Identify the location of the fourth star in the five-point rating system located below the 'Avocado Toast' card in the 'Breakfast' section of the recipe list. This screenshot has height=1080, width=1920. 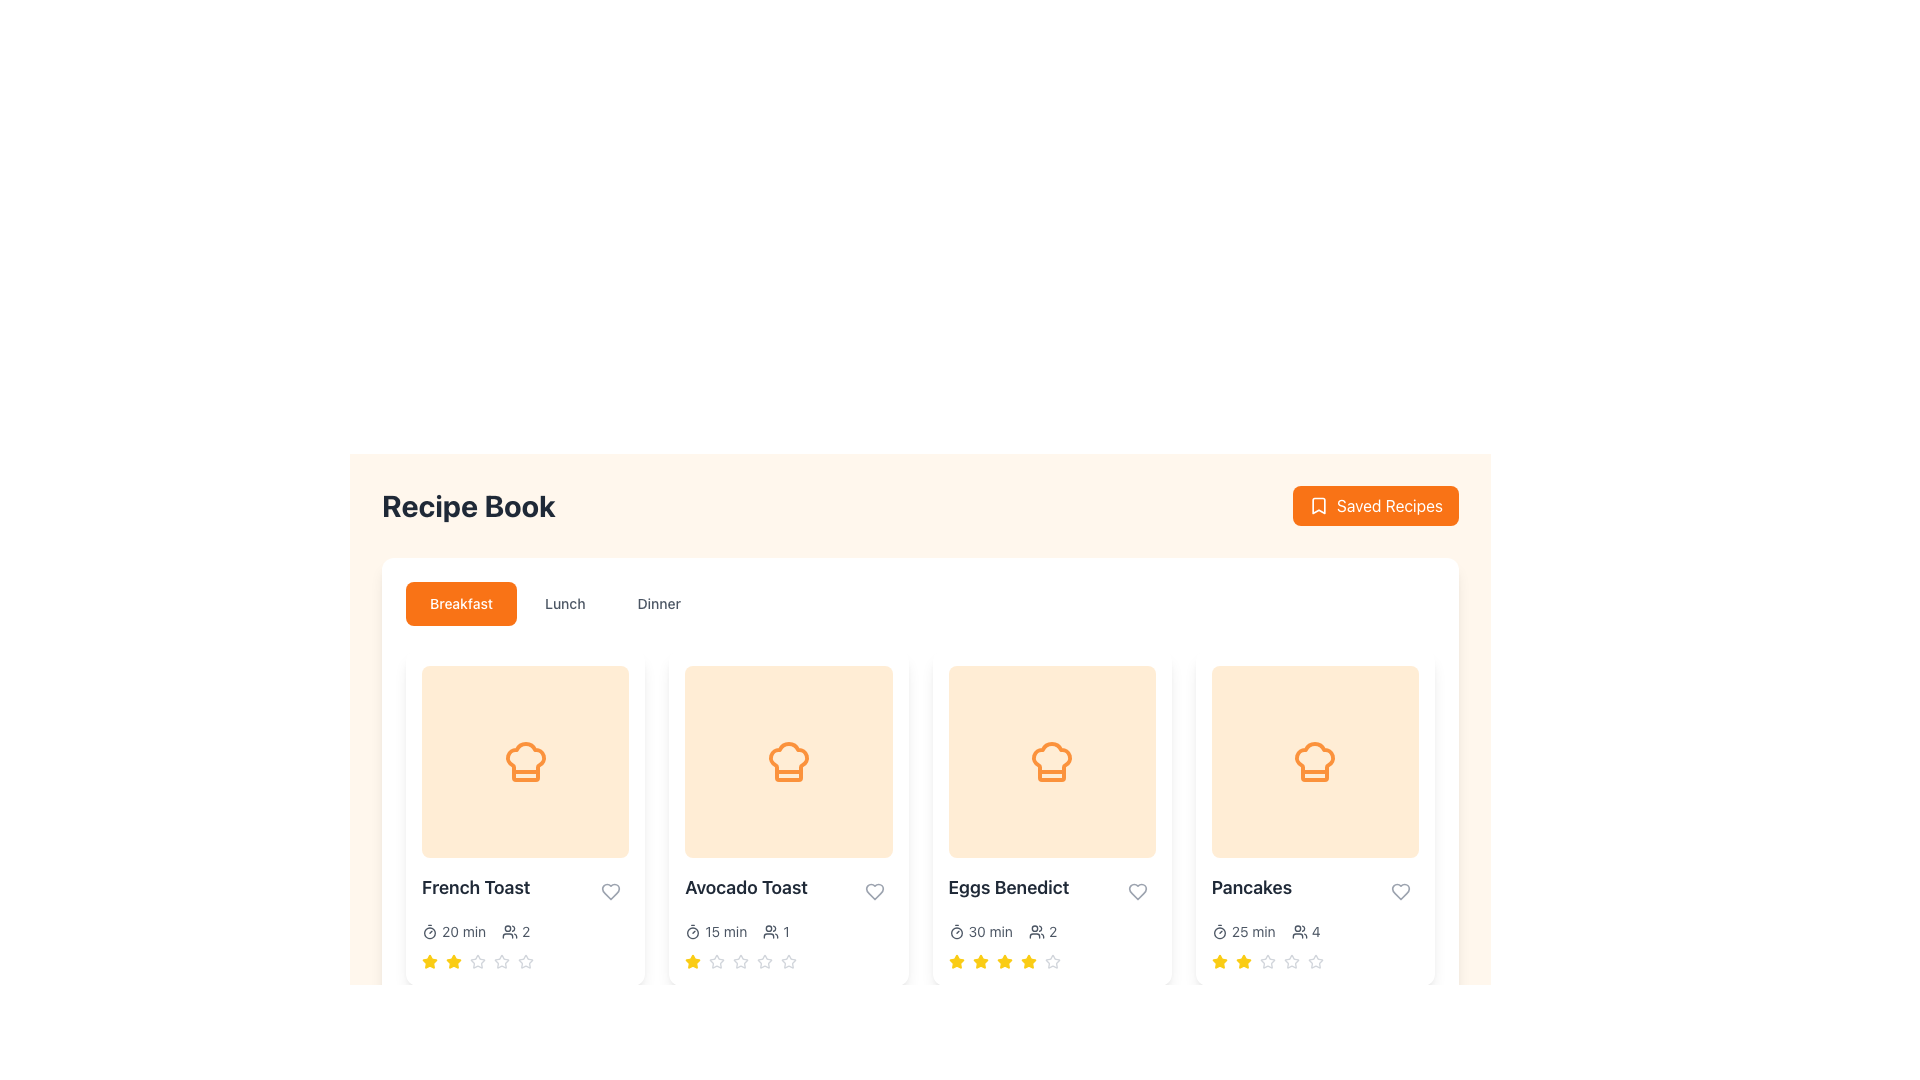
(764, 960).